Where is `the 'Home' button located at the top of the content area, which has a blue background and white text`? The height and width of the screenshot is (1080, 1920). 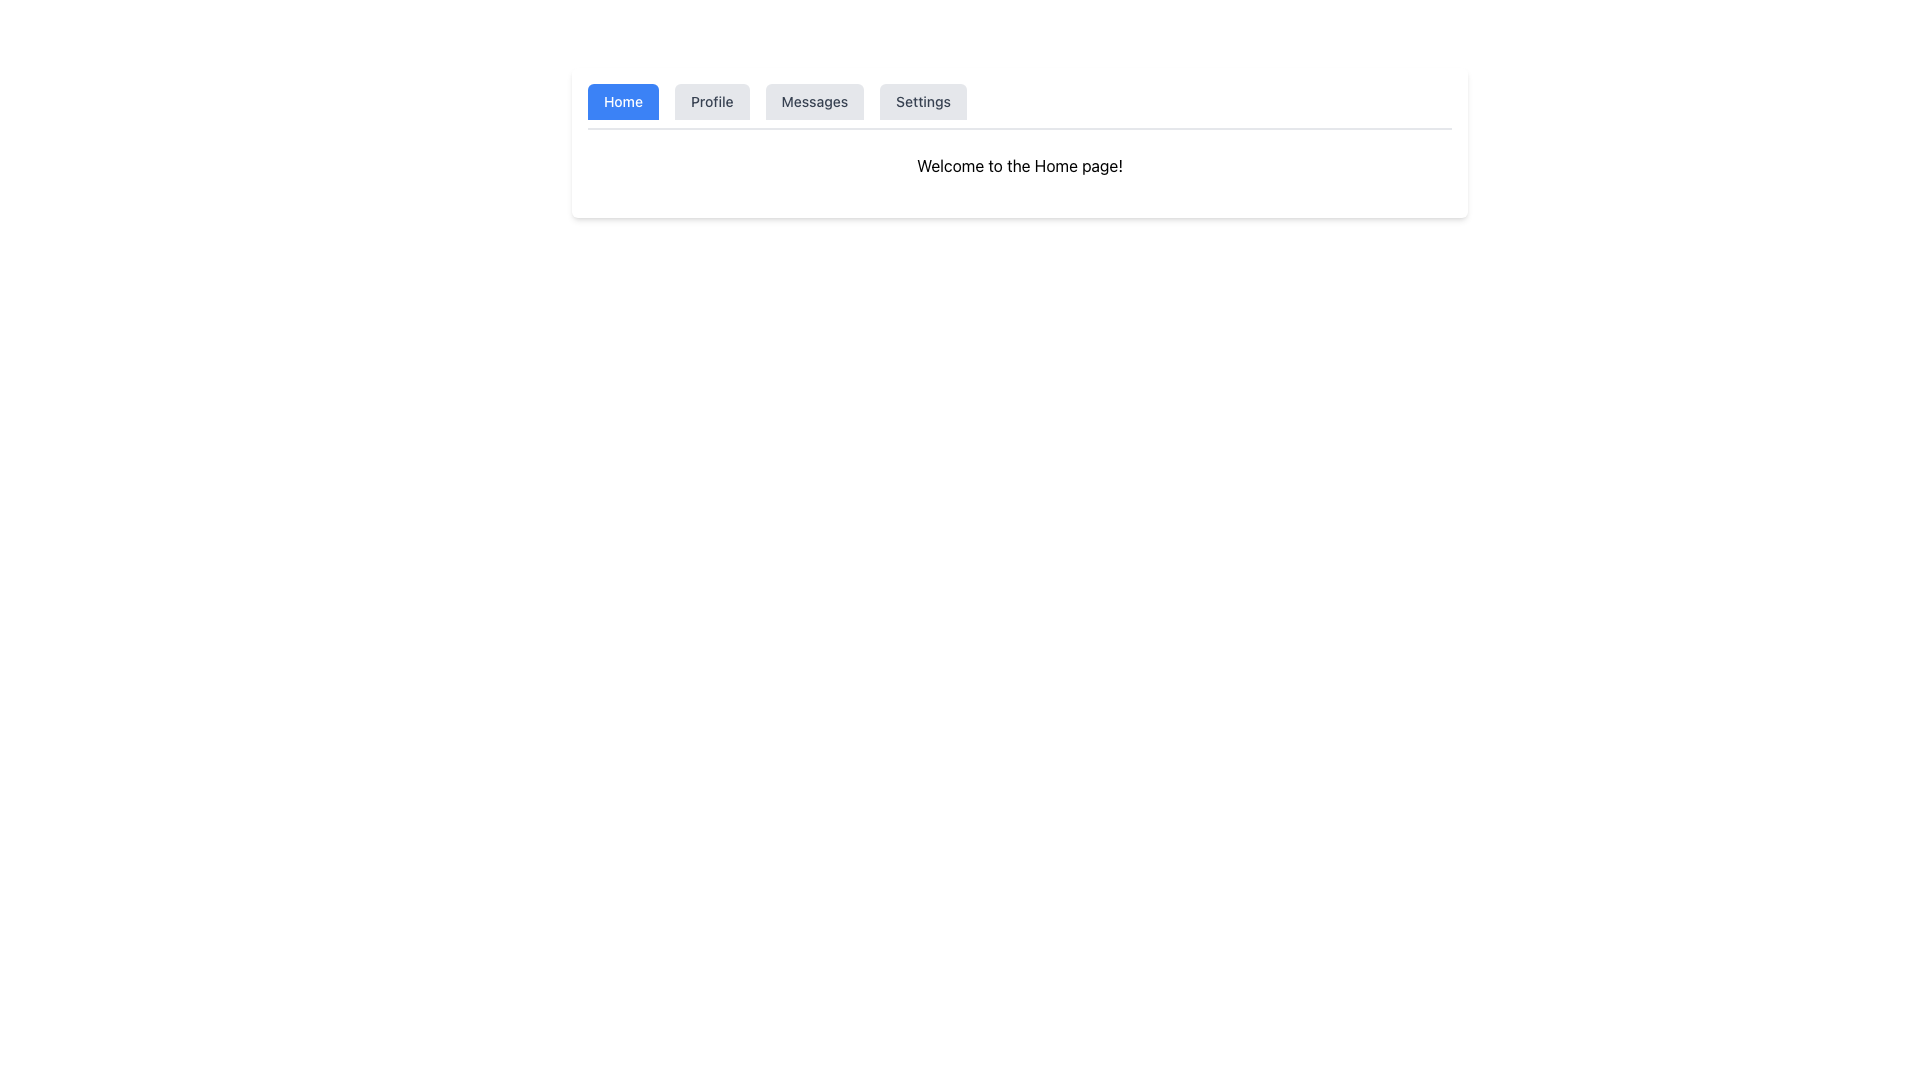
the 'Home' button located at the top of the content area, which has a blue background and white text is located at coordinates (622, 101).